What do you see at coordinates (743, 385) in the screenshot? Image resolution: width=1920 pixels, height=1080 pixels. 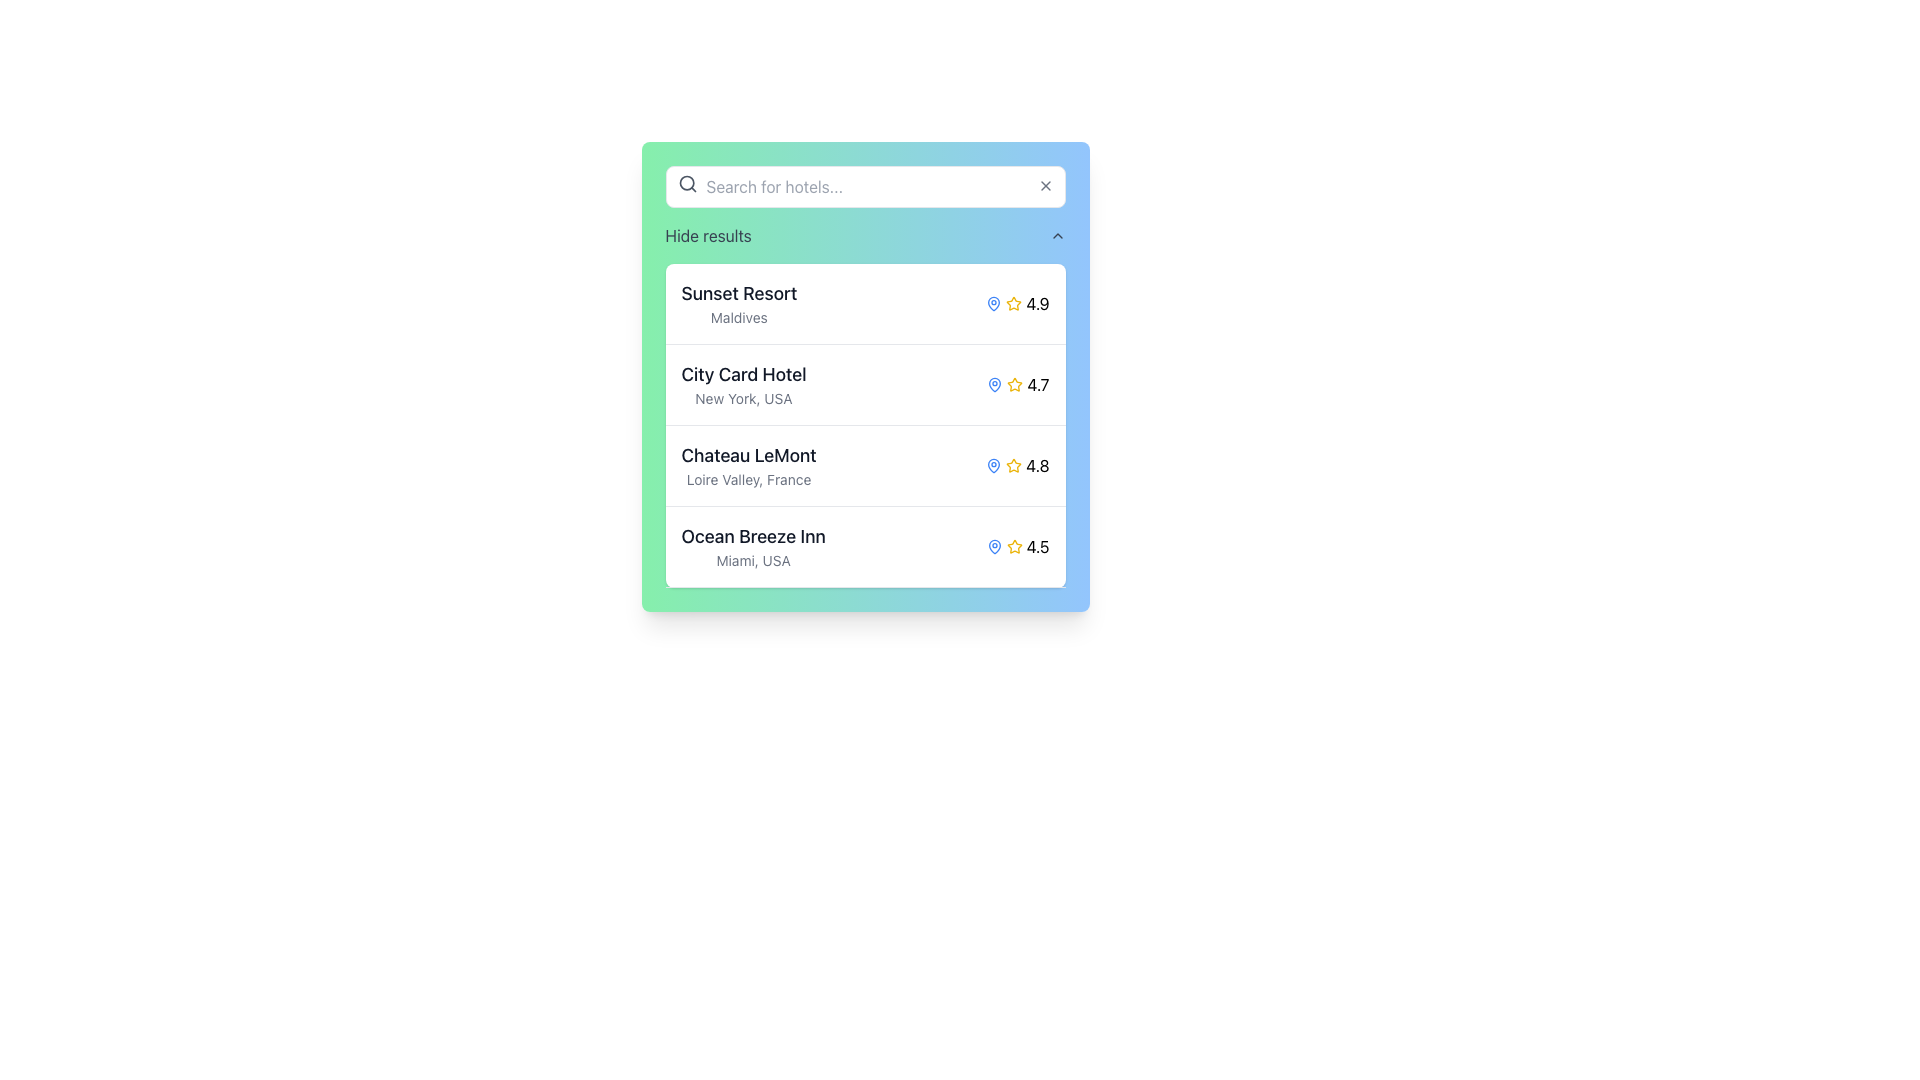 I see `the text element displaying 'City Card Hotel' in bold, black font` at bounding box center [743, 385].